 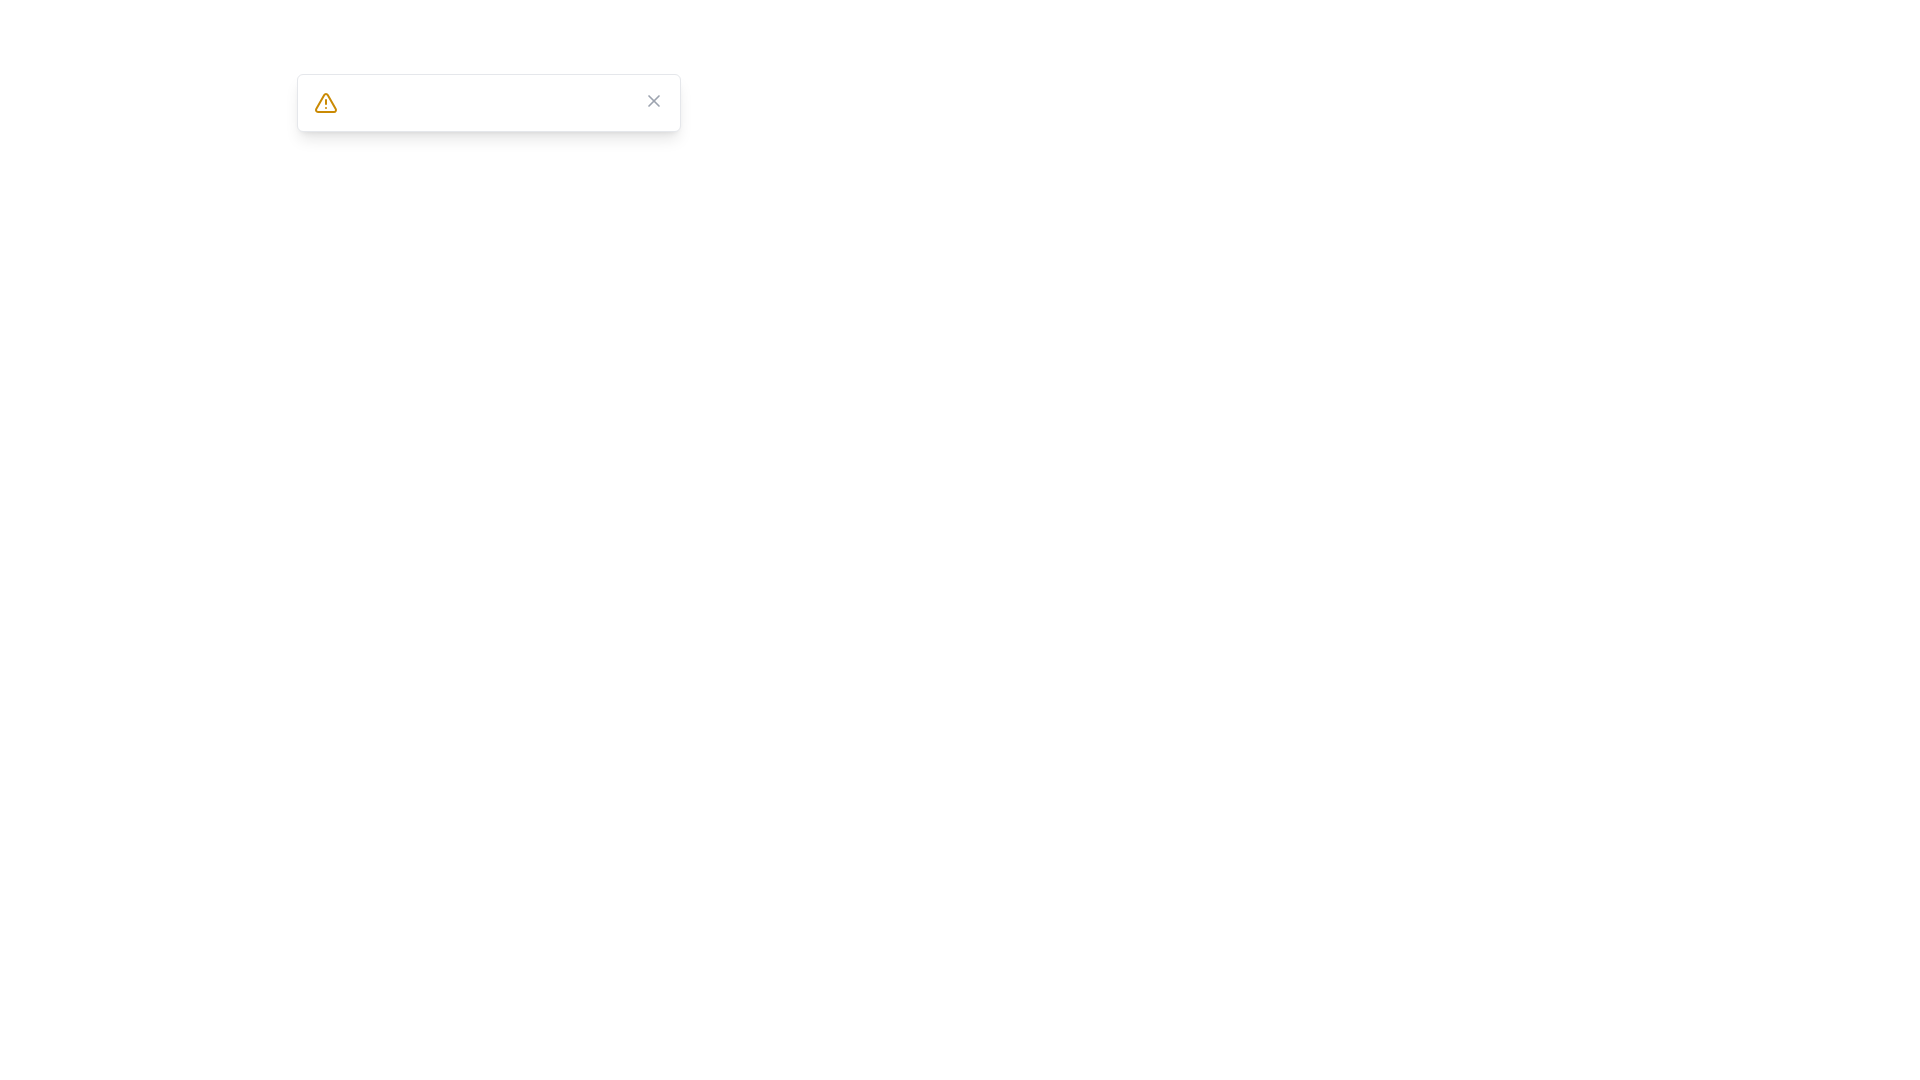 What do you see at coordinates (653, 100) in the screenshot?
I see `the close or dismiss icon located on the far right side of the white interface panel, which is adjacent to a yellow warning triangle` at bounding box center [653, 100].